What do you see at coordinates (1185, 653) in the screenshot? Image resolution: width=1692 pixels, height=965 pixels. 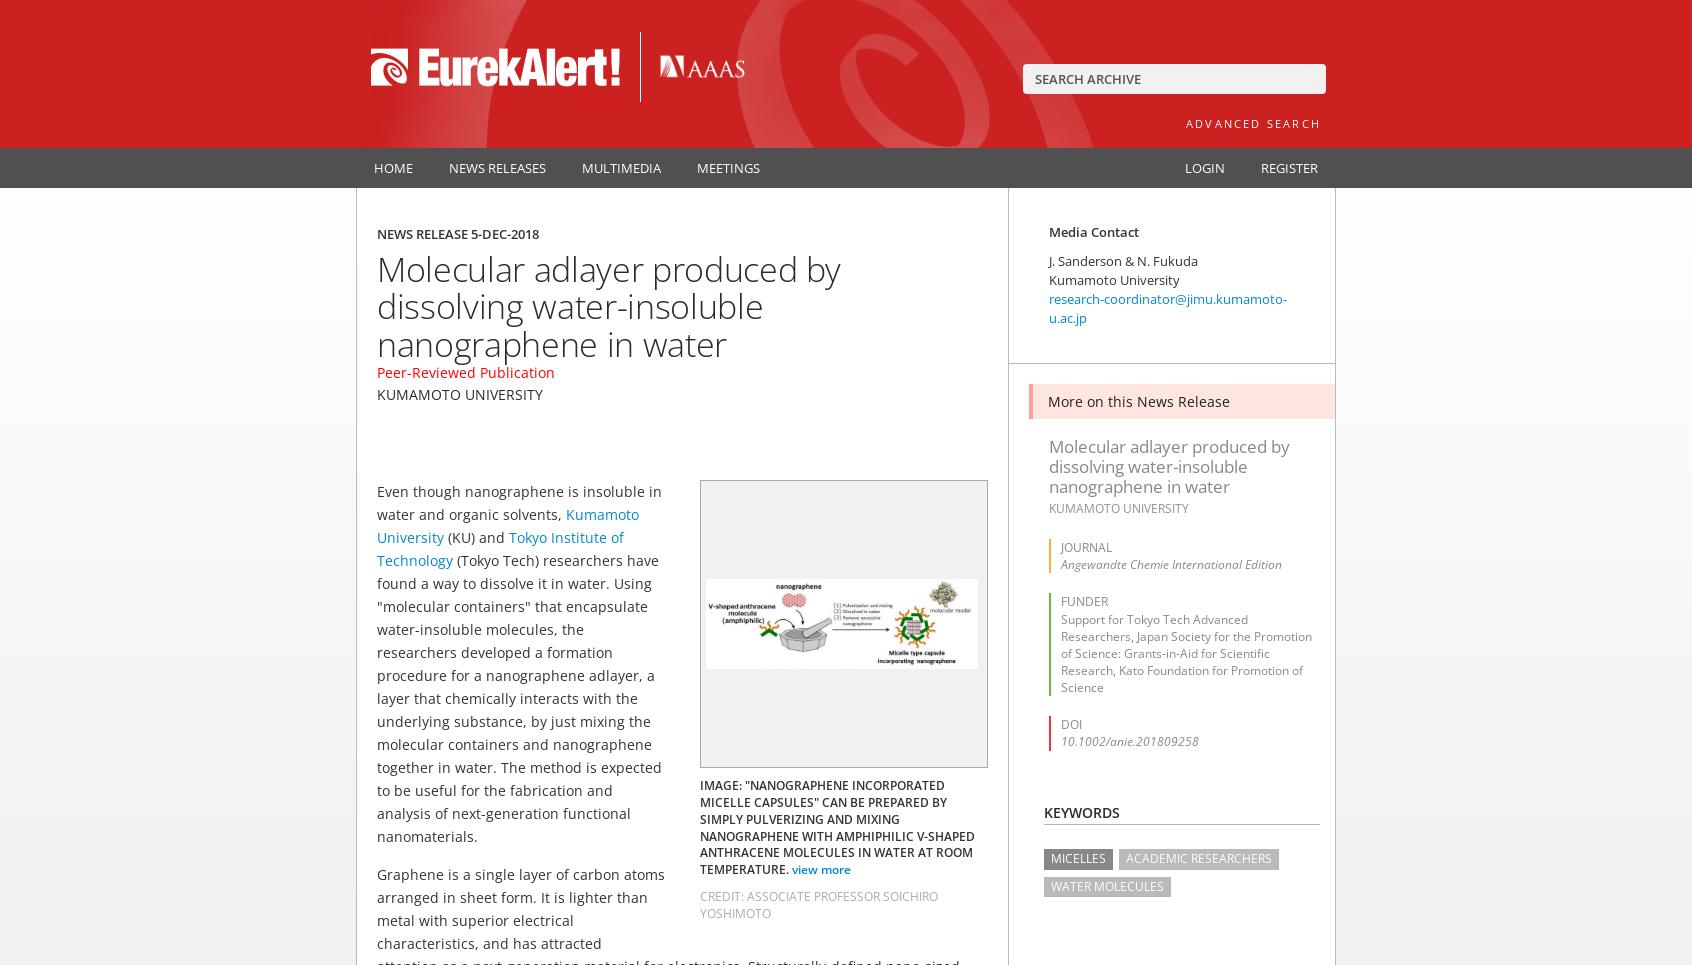 I see `'Support for Tokyo Tech Advanced Researchers,
							                                                    								Japan Society for the Promotion of Science: Grants-in-Aid for Scientific Research,
							                                                    								Kato Foundation for Promotion of Science'` at bounding box center [1185, 653].